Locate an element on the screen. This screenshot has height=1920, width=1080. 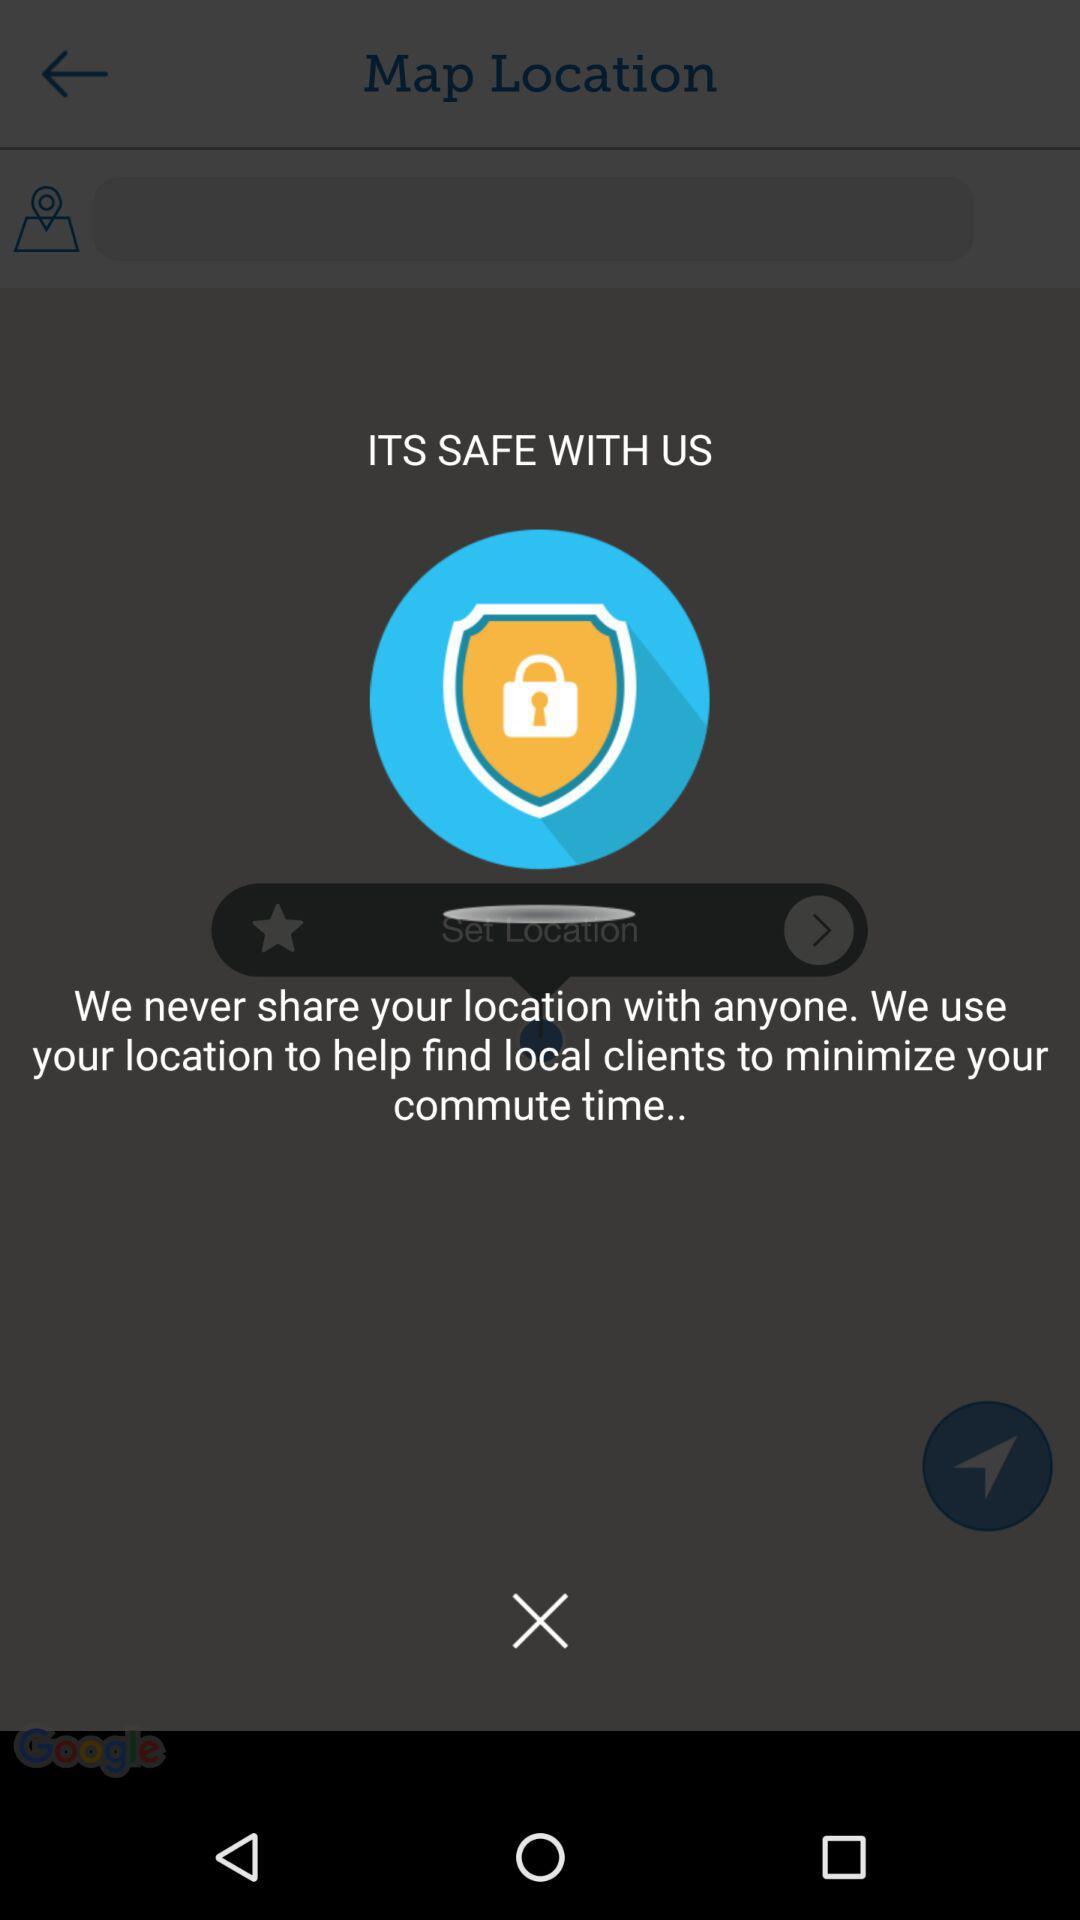
pop up message is located at coordinates (540, 1620).